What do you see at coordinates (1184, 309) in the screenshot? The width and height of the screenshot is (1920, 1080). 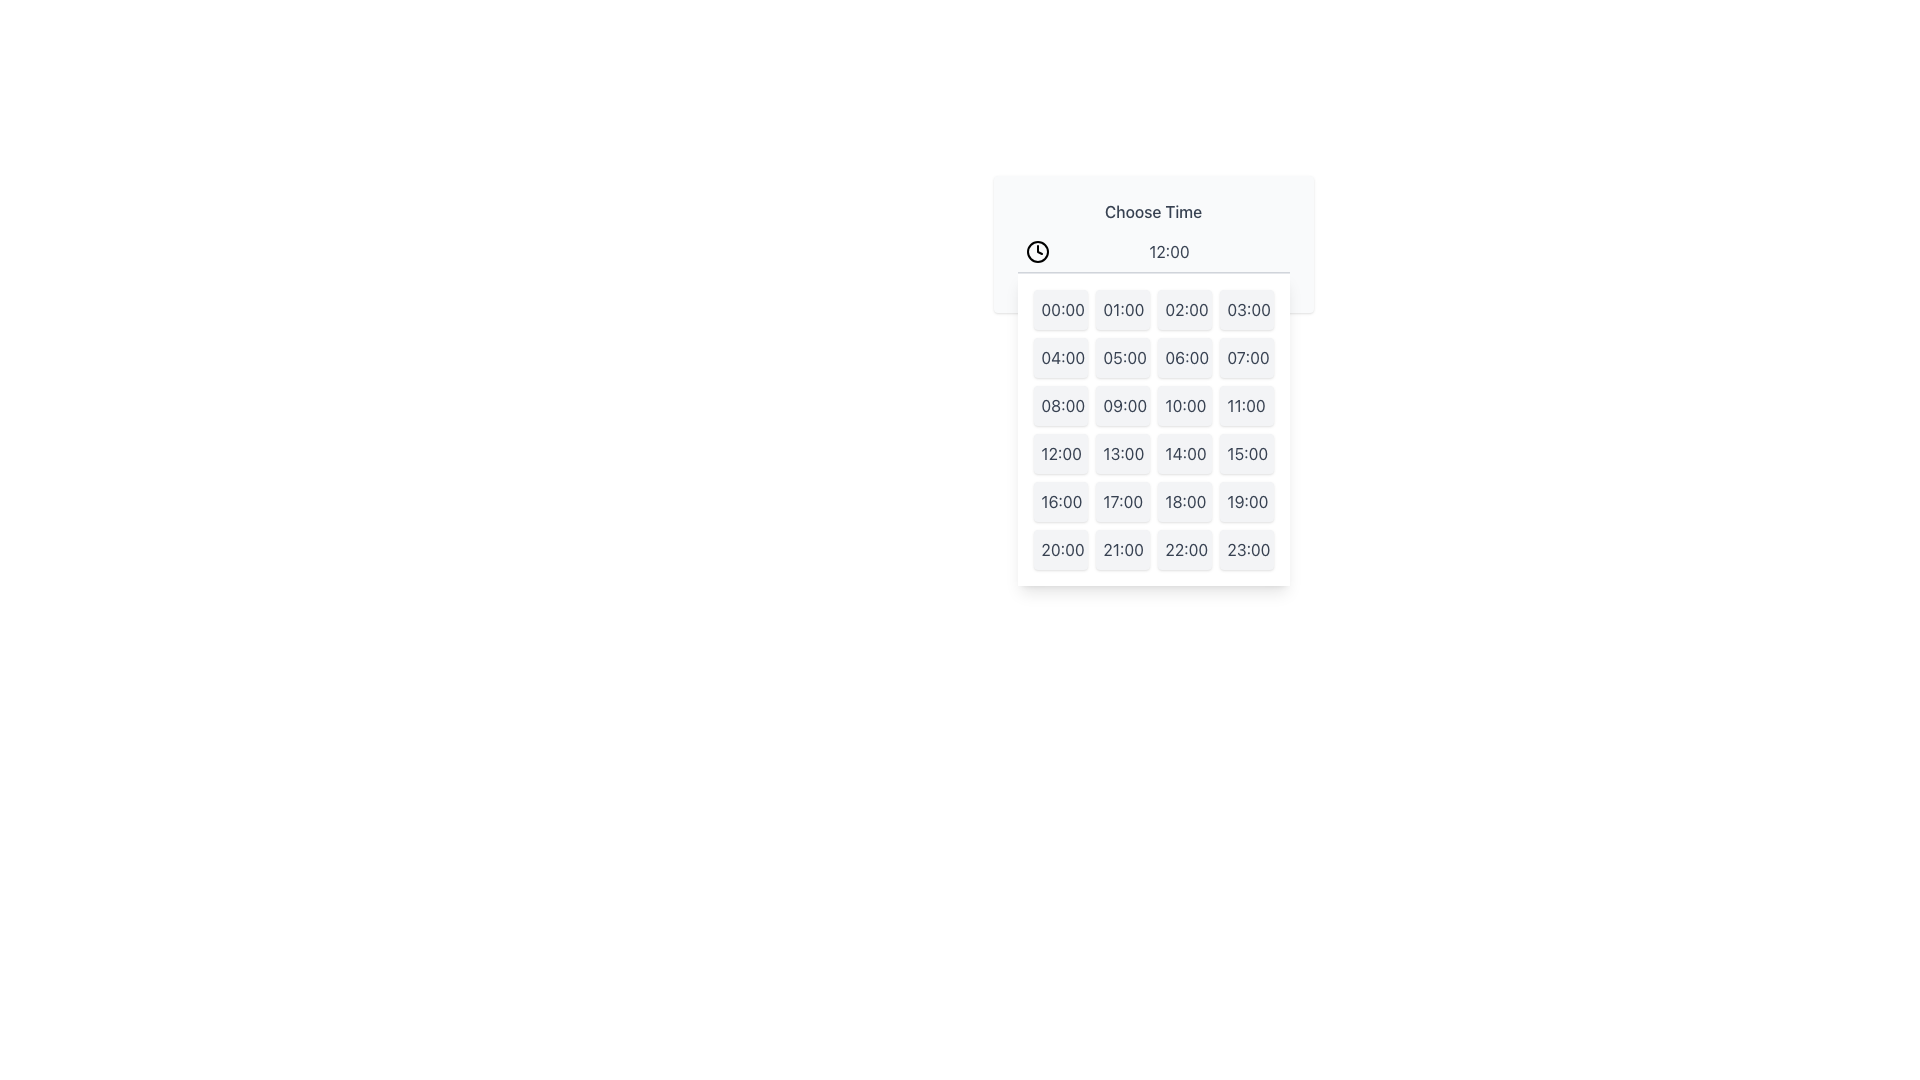 I see `the time selection button for '02:00' in the dropdown list to highlight it for keyboard navigation` at bounding box center [1184, 309].